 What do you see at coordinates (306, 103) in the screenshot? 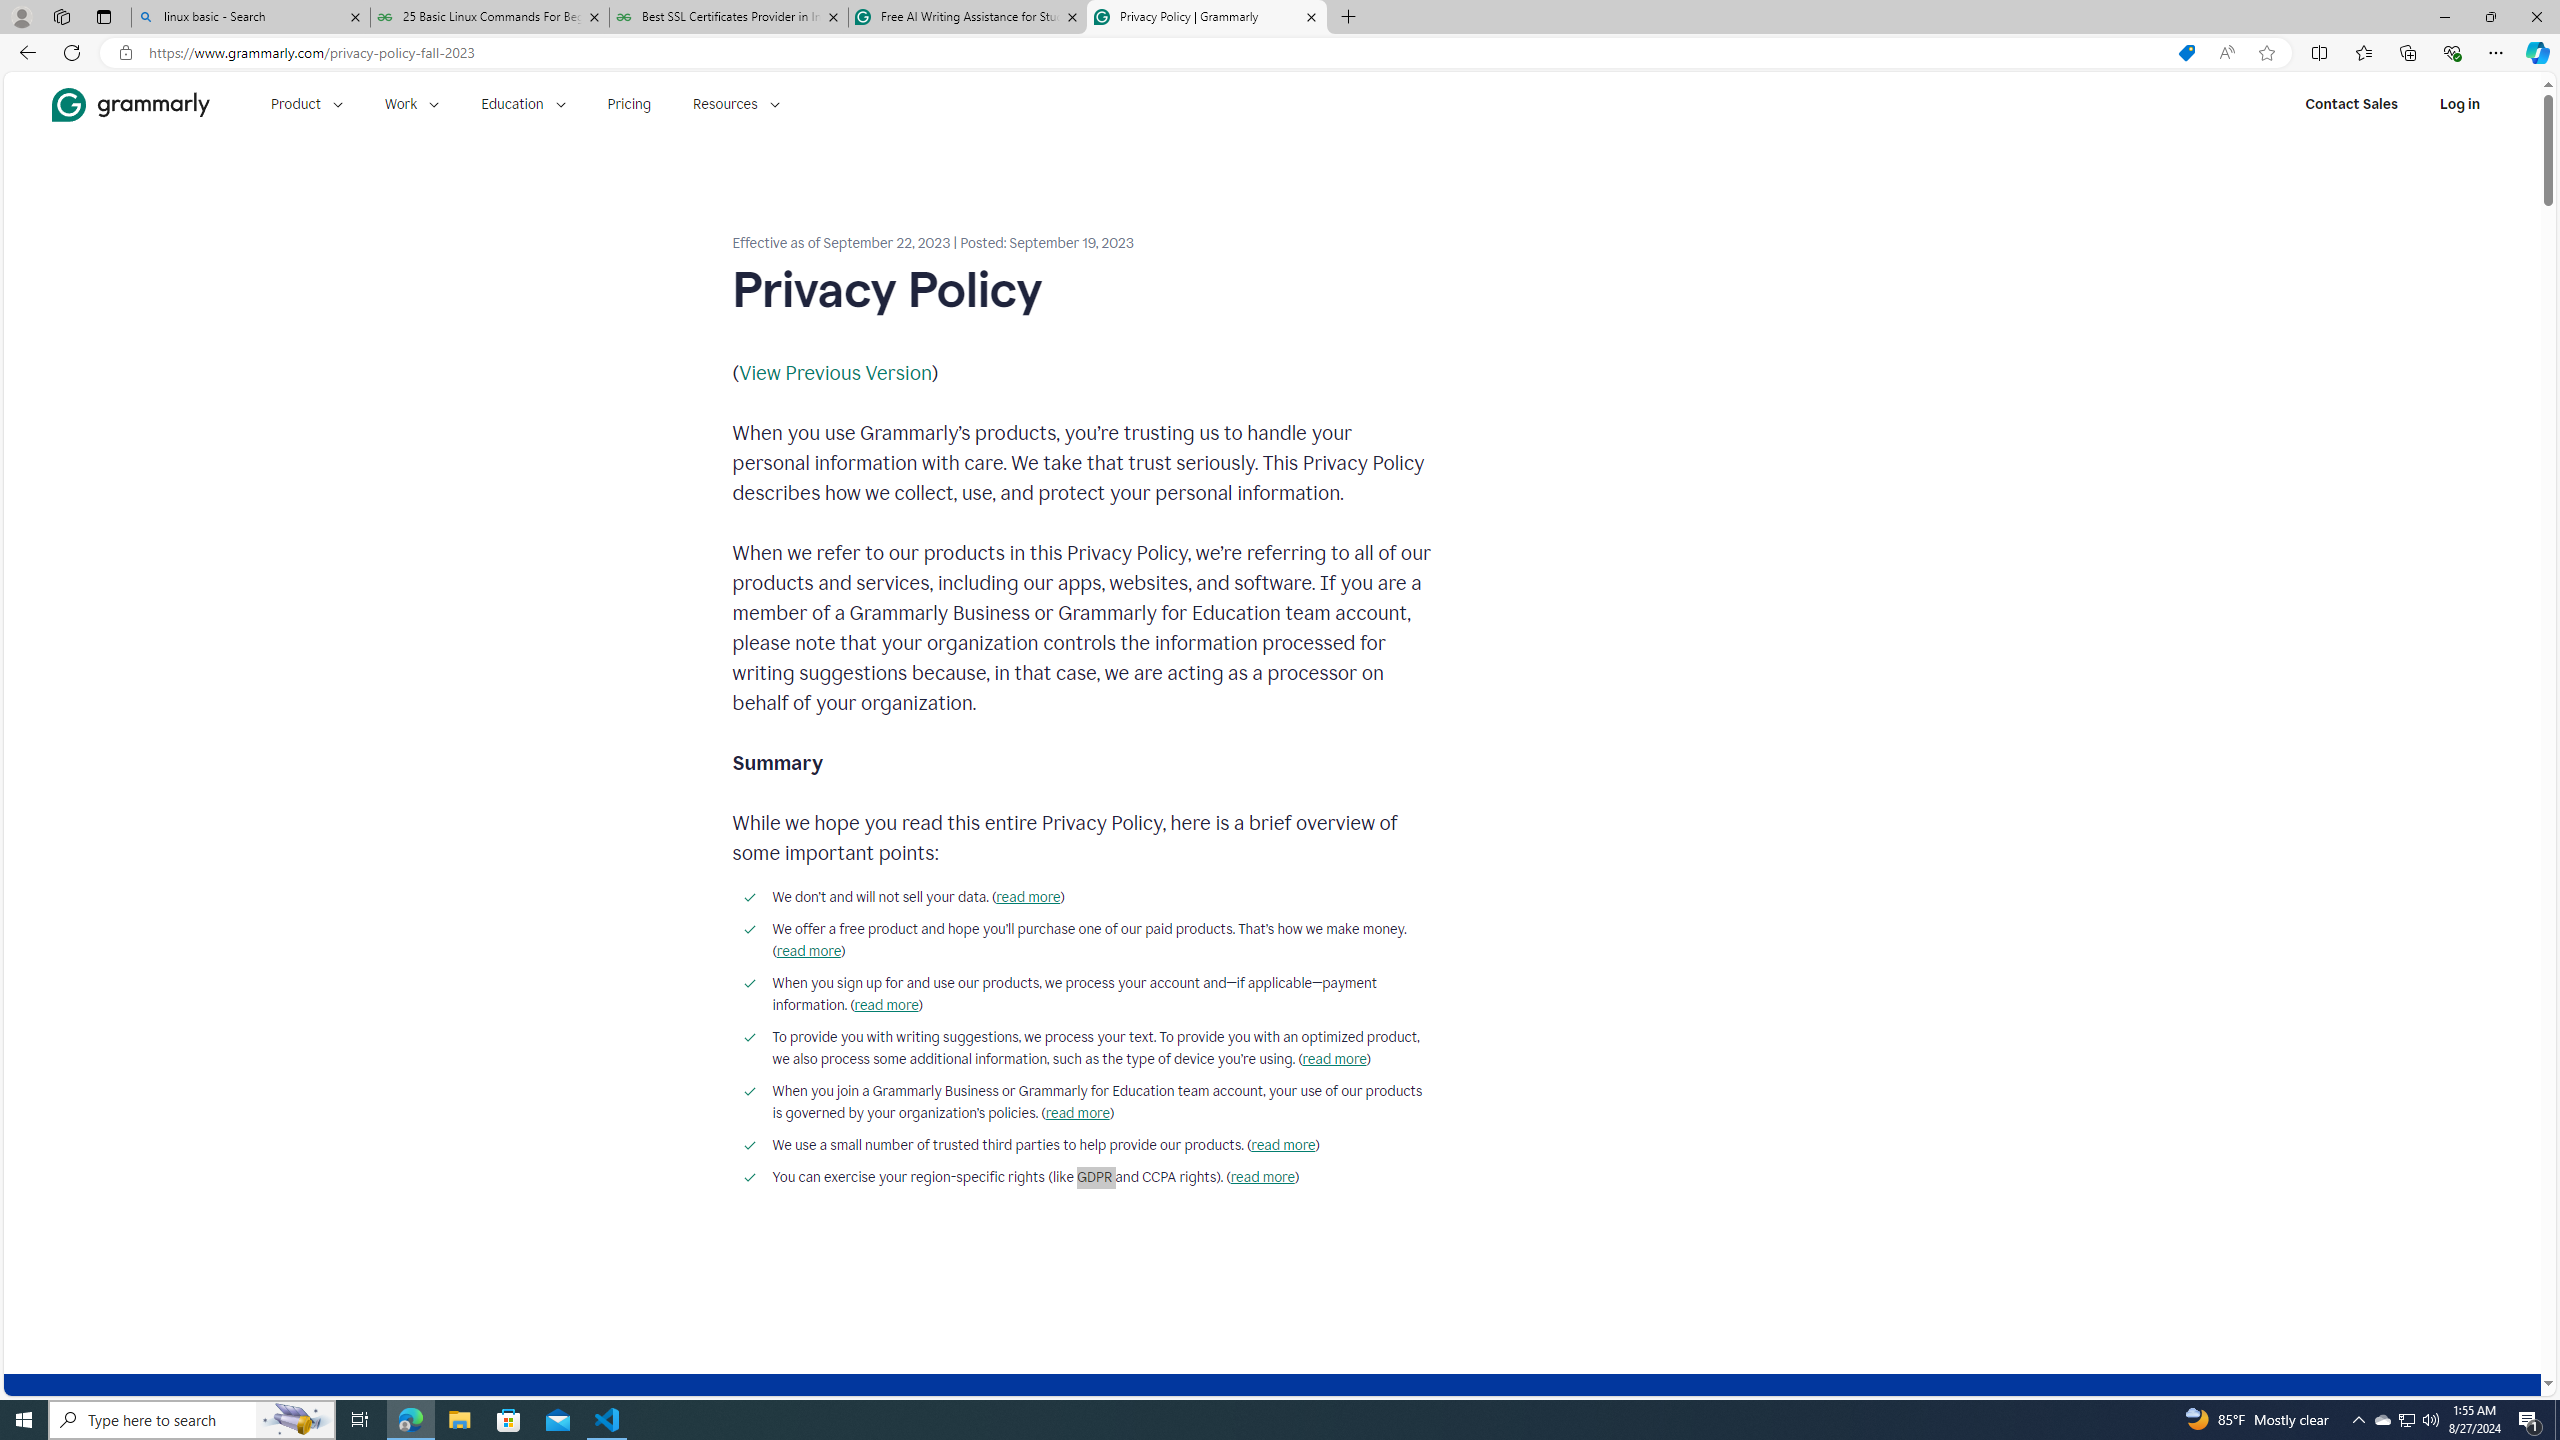
I see `'Product'` at bounding box center [306, 103].